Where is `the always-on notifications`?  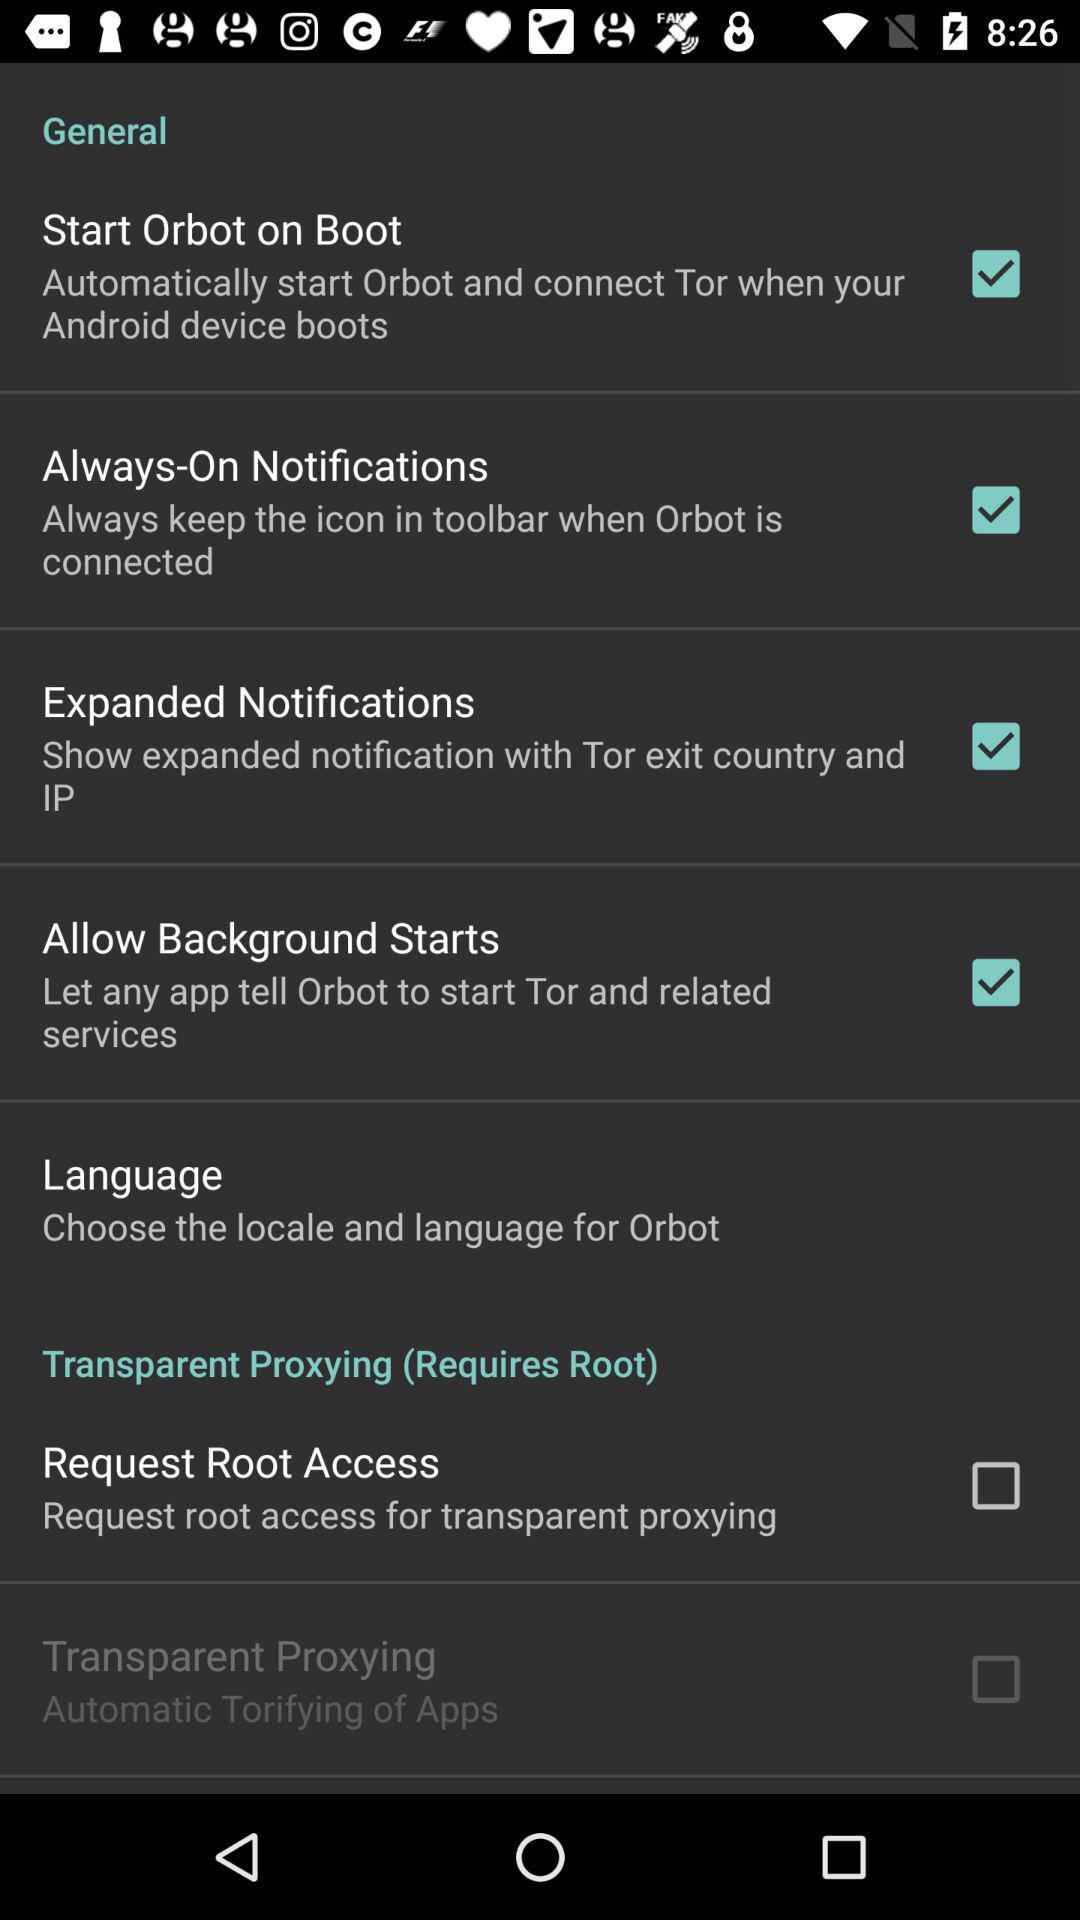
the always-on notifications is located at coordinates (264, 463).